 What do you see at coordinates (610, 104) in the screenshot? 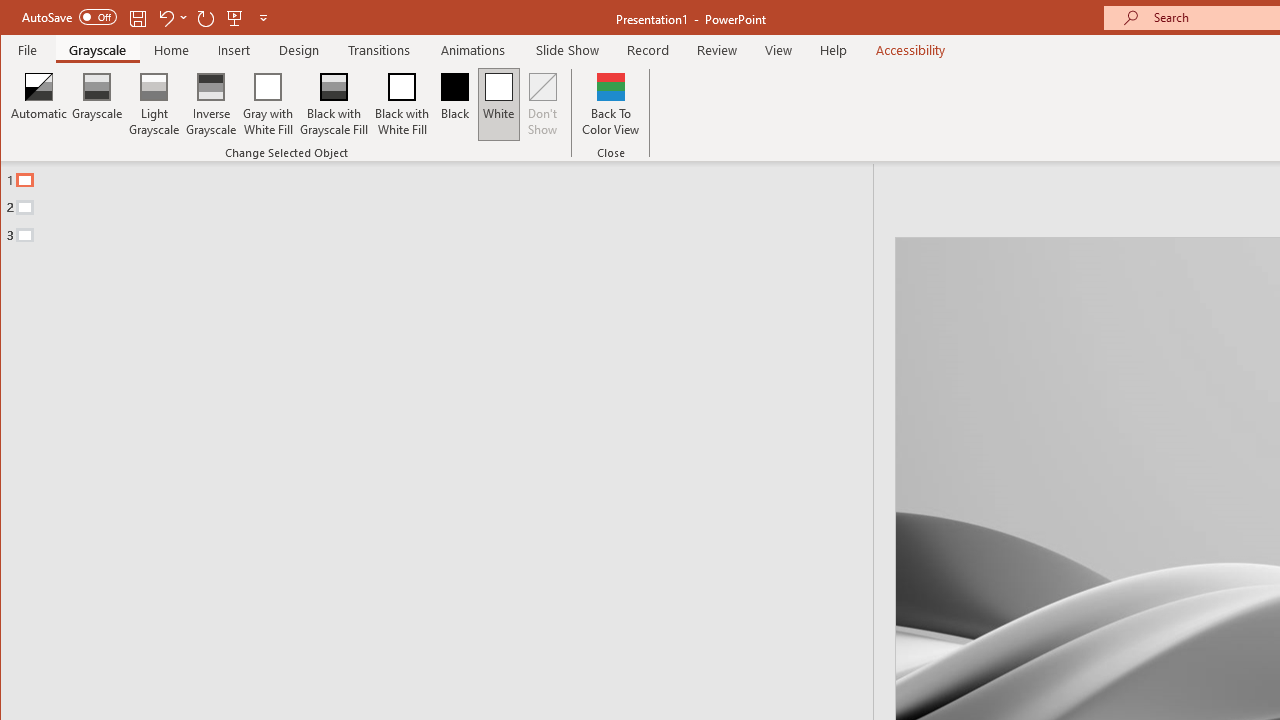
I see `'Back To Color View'` at bounding box center [610, 104].